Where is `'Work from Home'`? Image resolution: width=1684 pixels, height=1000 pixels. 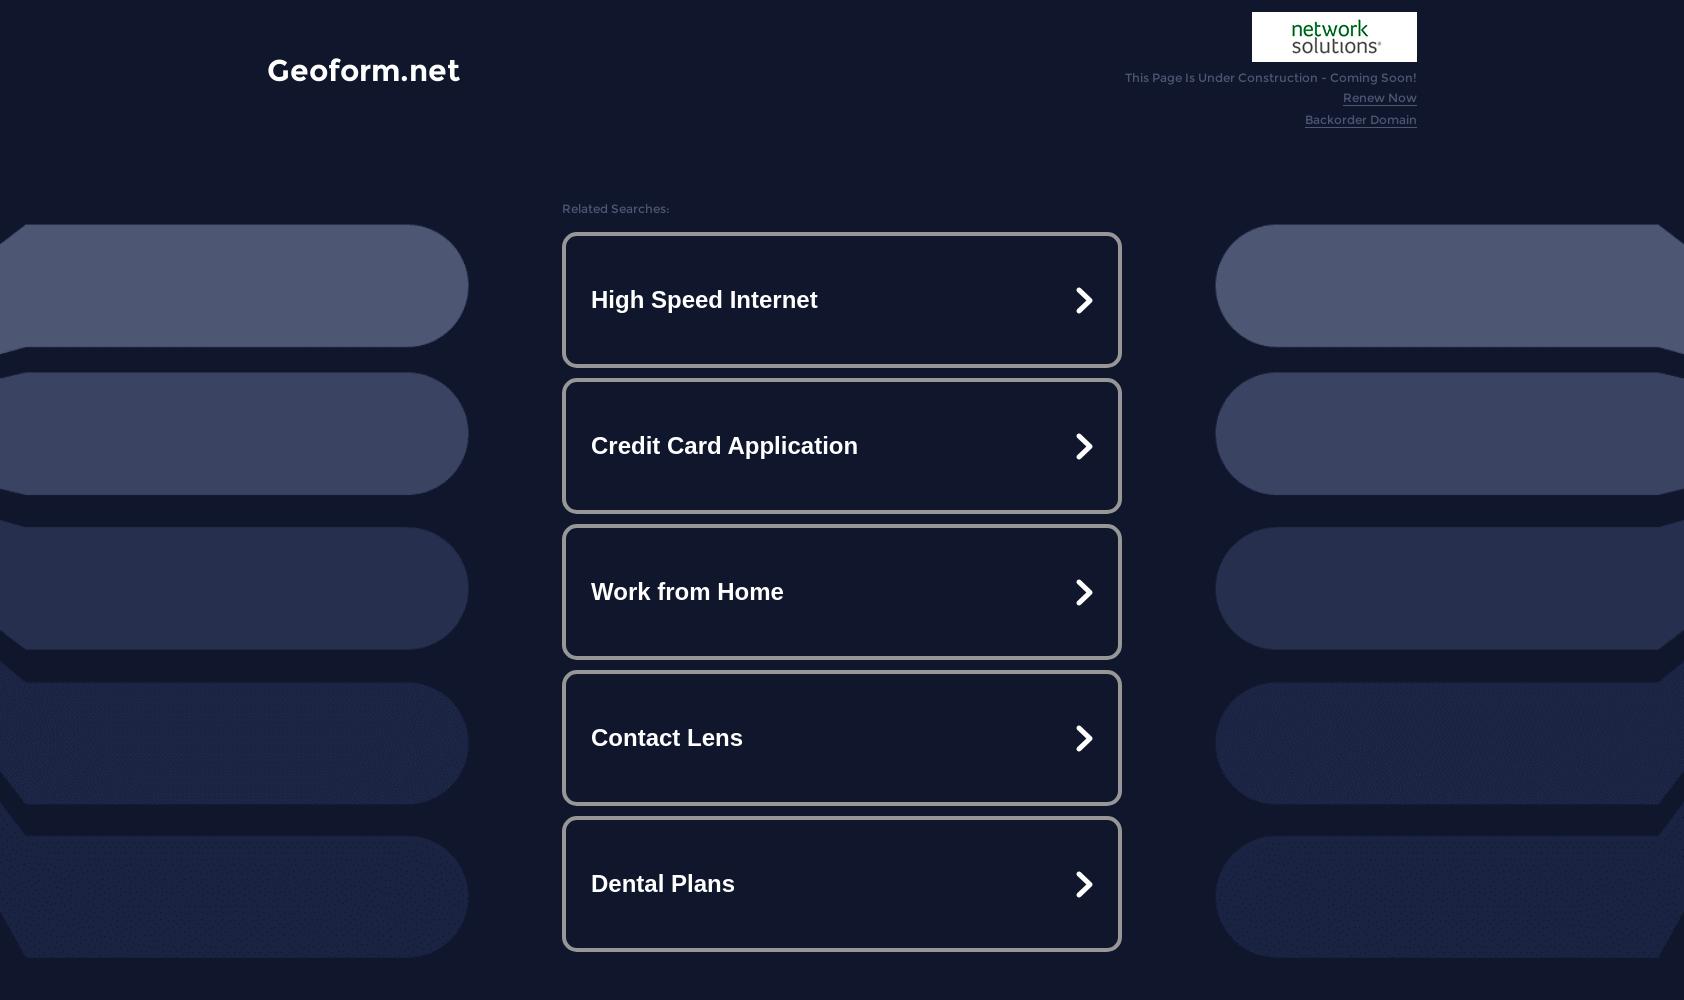
'Work from Home' is located at coordinates (590, 590).